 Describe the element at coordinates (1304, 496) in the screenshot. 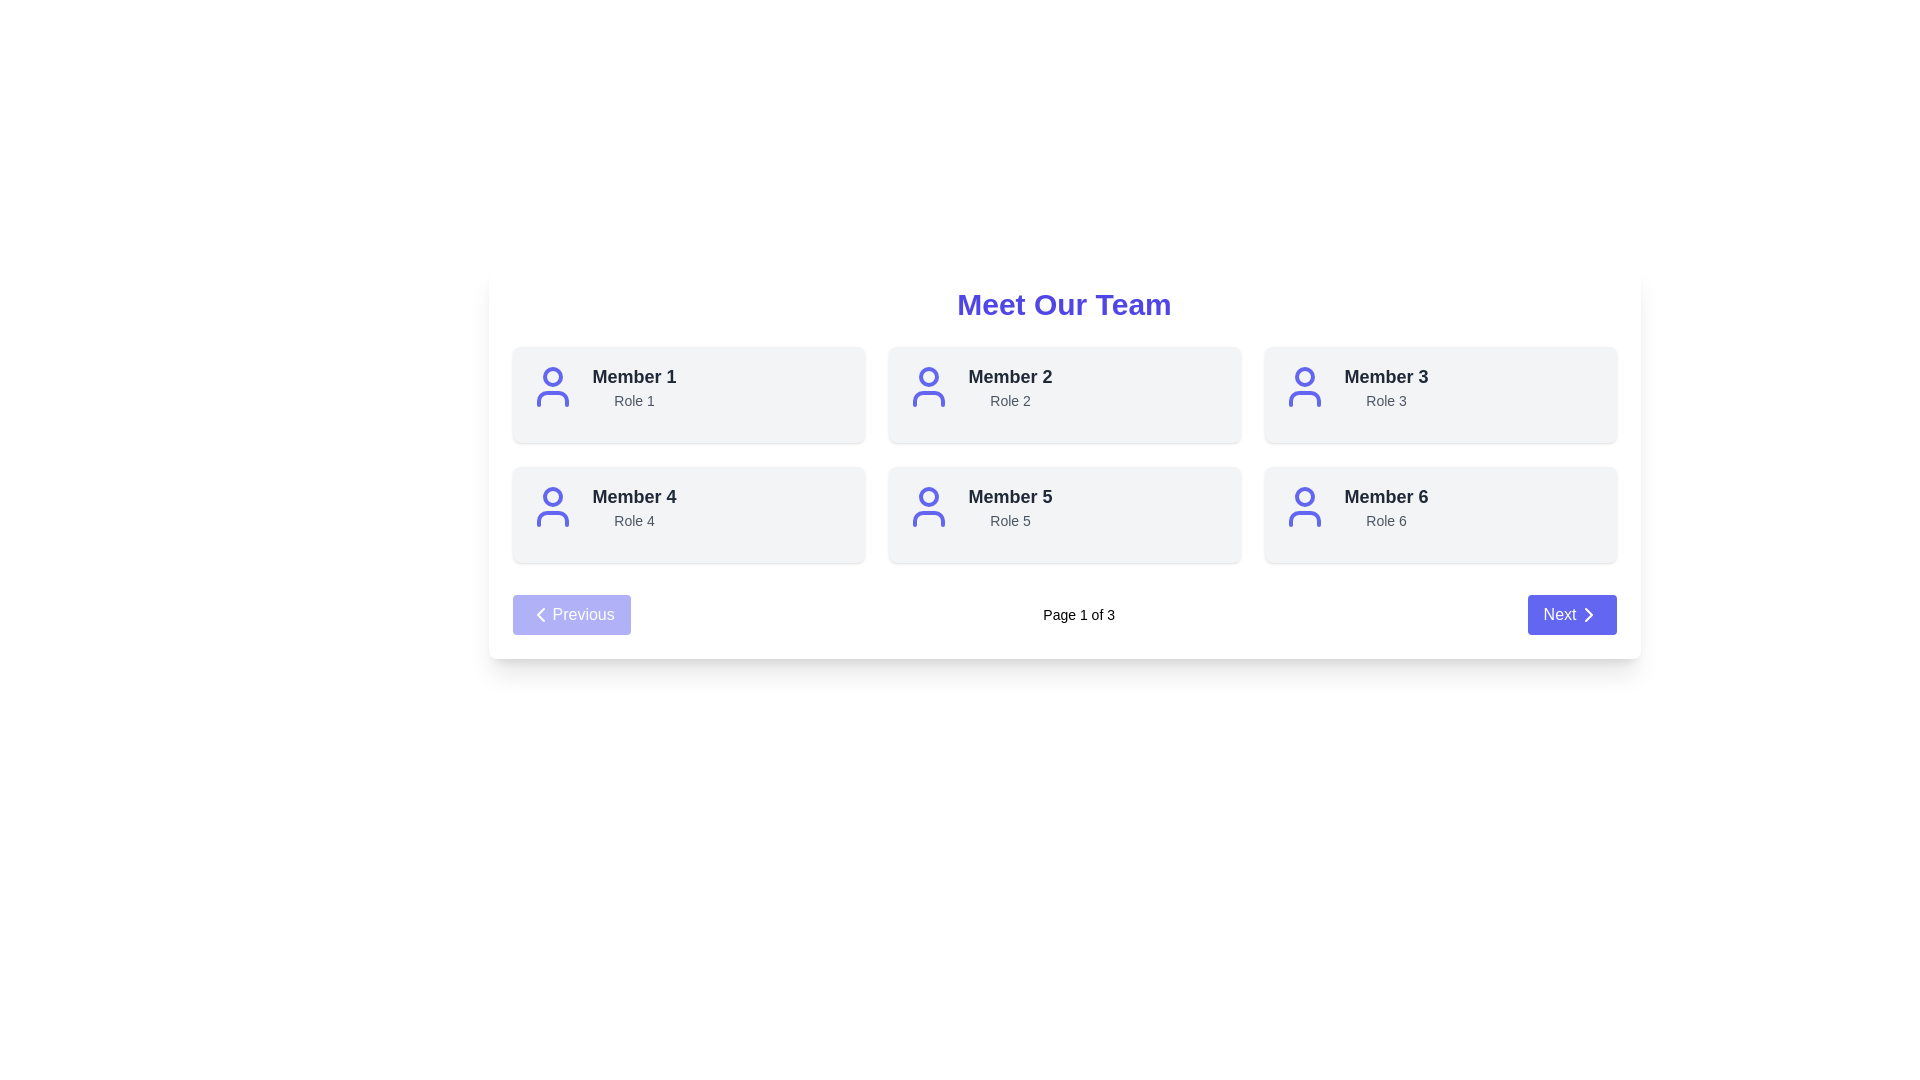

I see `circular figure representing the head of the user in the SVG icon for 'Member 6' via developer tools` at that location.